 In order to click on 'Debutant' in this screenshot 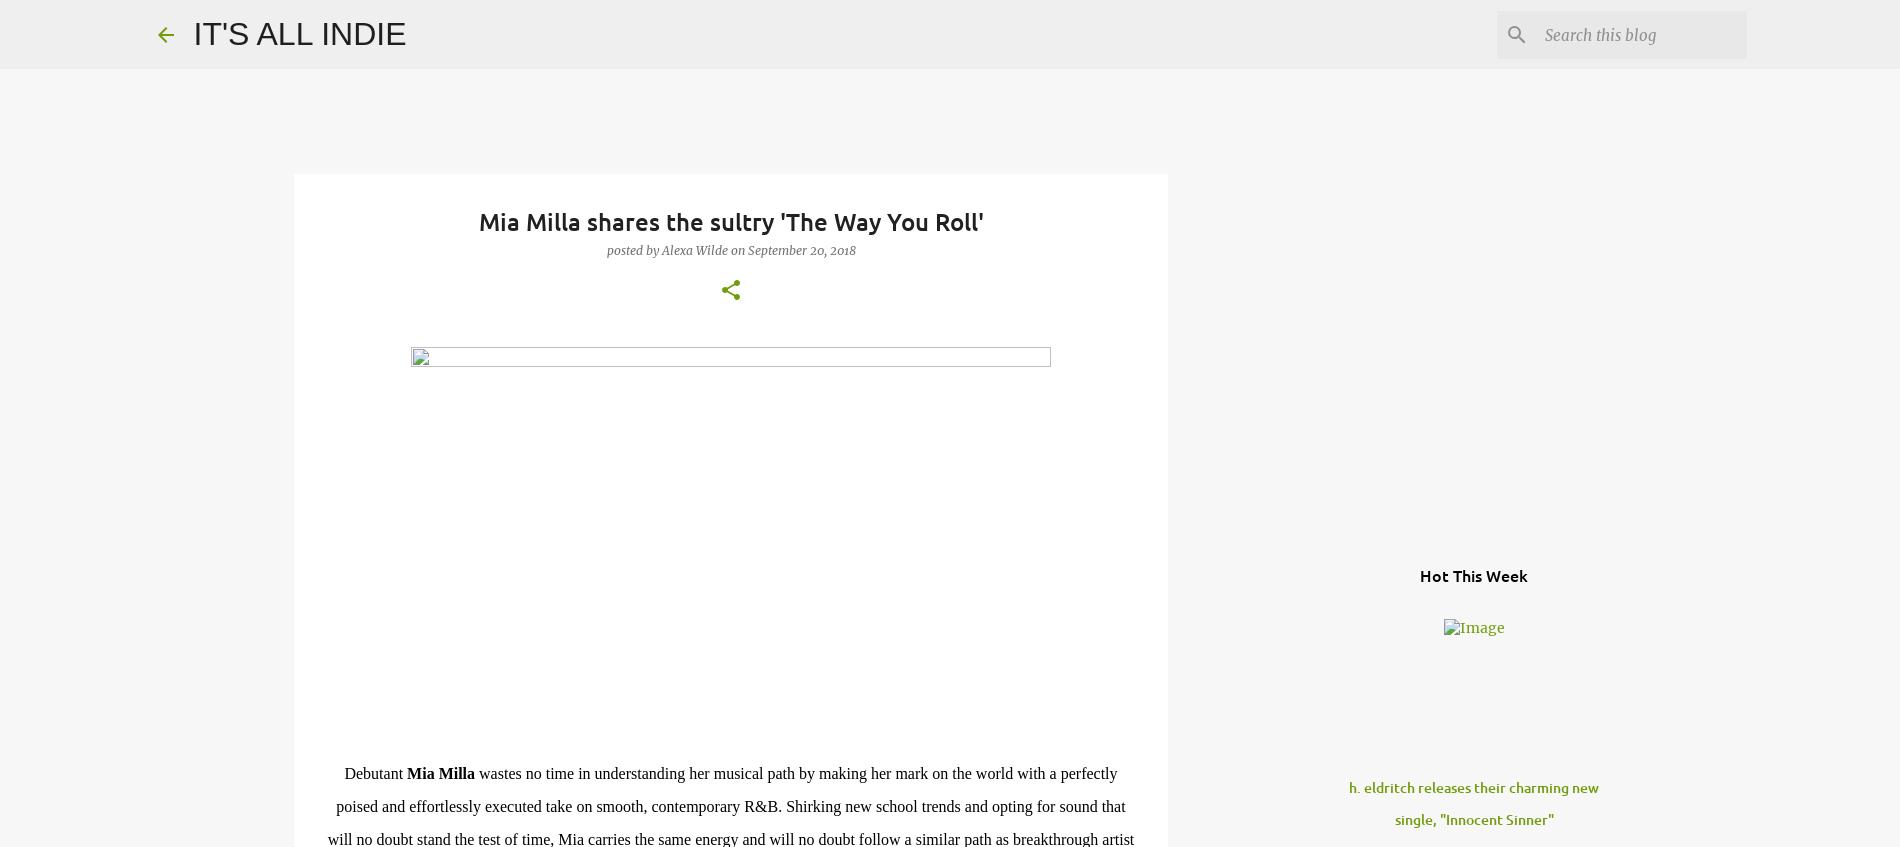, I will do `click(374, 772)`.